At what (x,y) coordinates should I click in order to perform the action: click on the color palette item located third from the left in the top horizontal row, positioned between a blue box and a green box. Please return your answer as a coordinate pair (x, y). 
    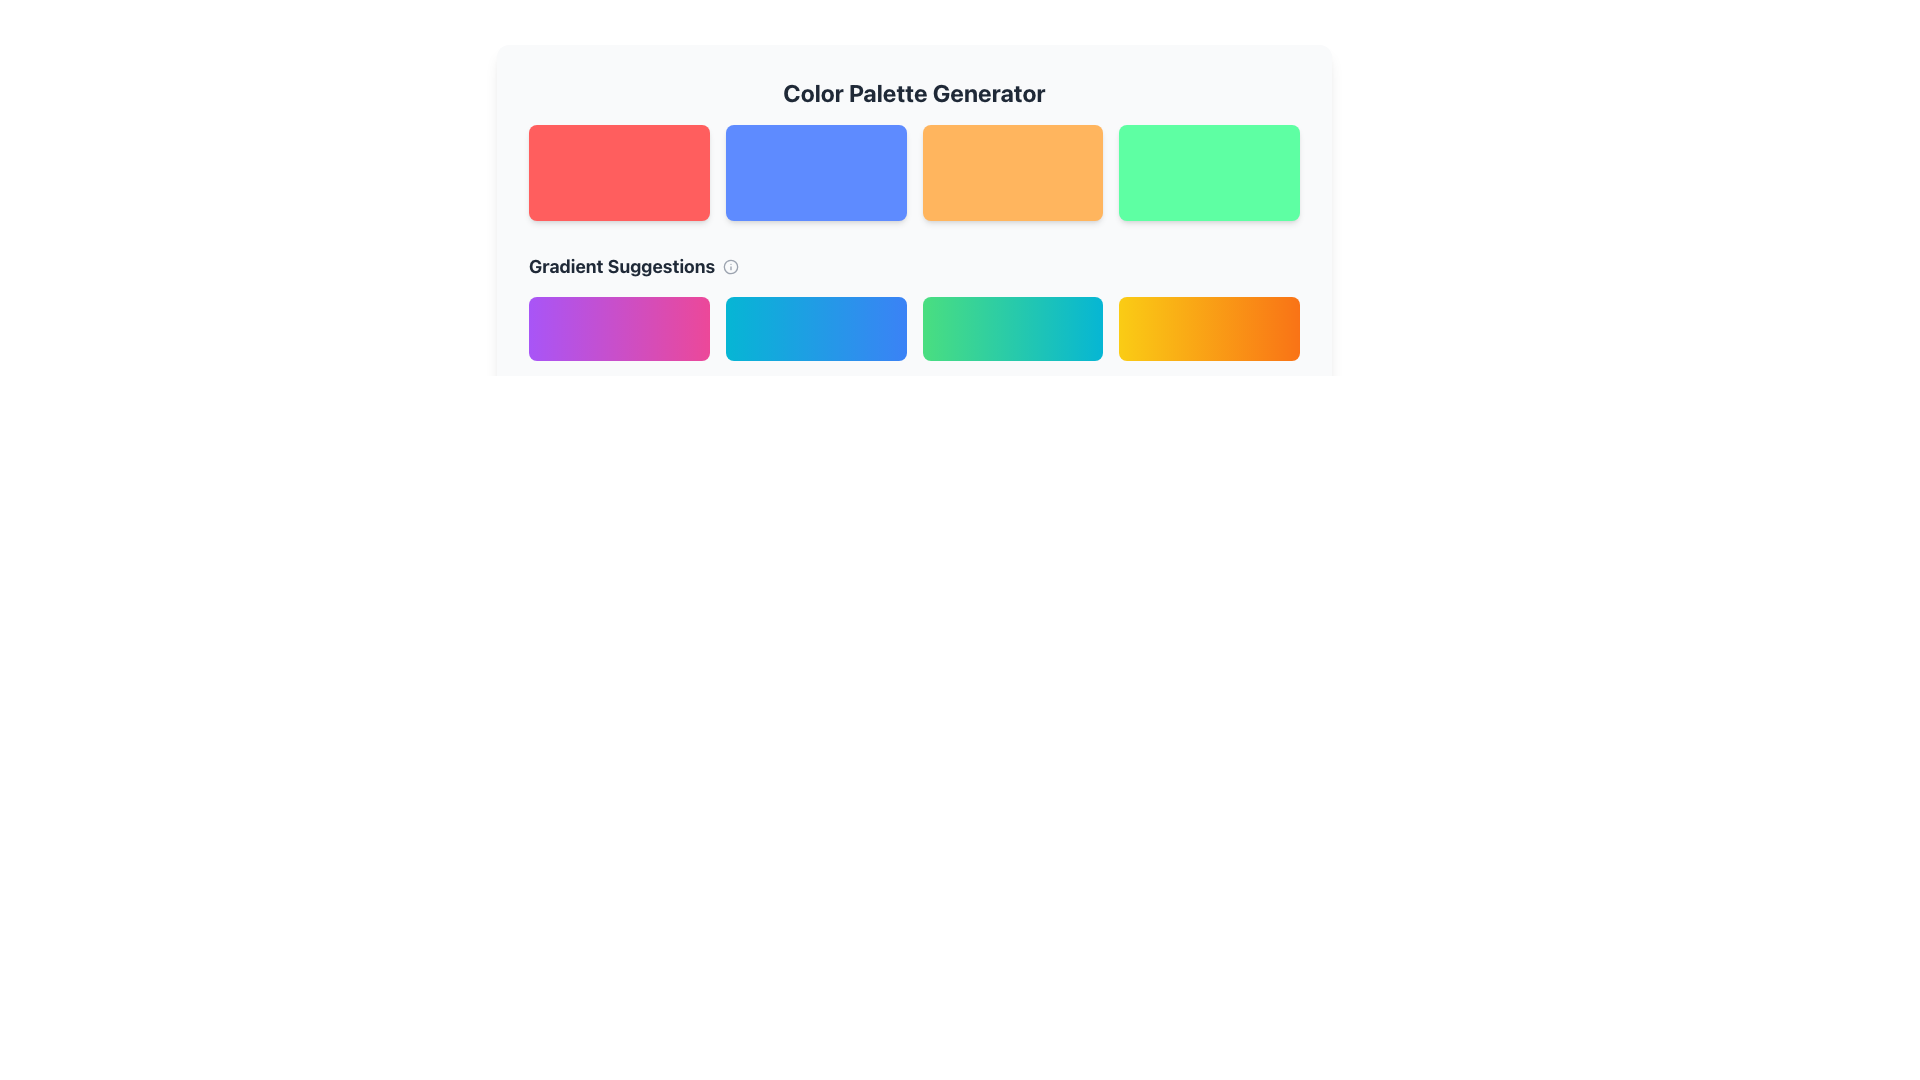
    Looking at the image, I should click on (1012, 172).